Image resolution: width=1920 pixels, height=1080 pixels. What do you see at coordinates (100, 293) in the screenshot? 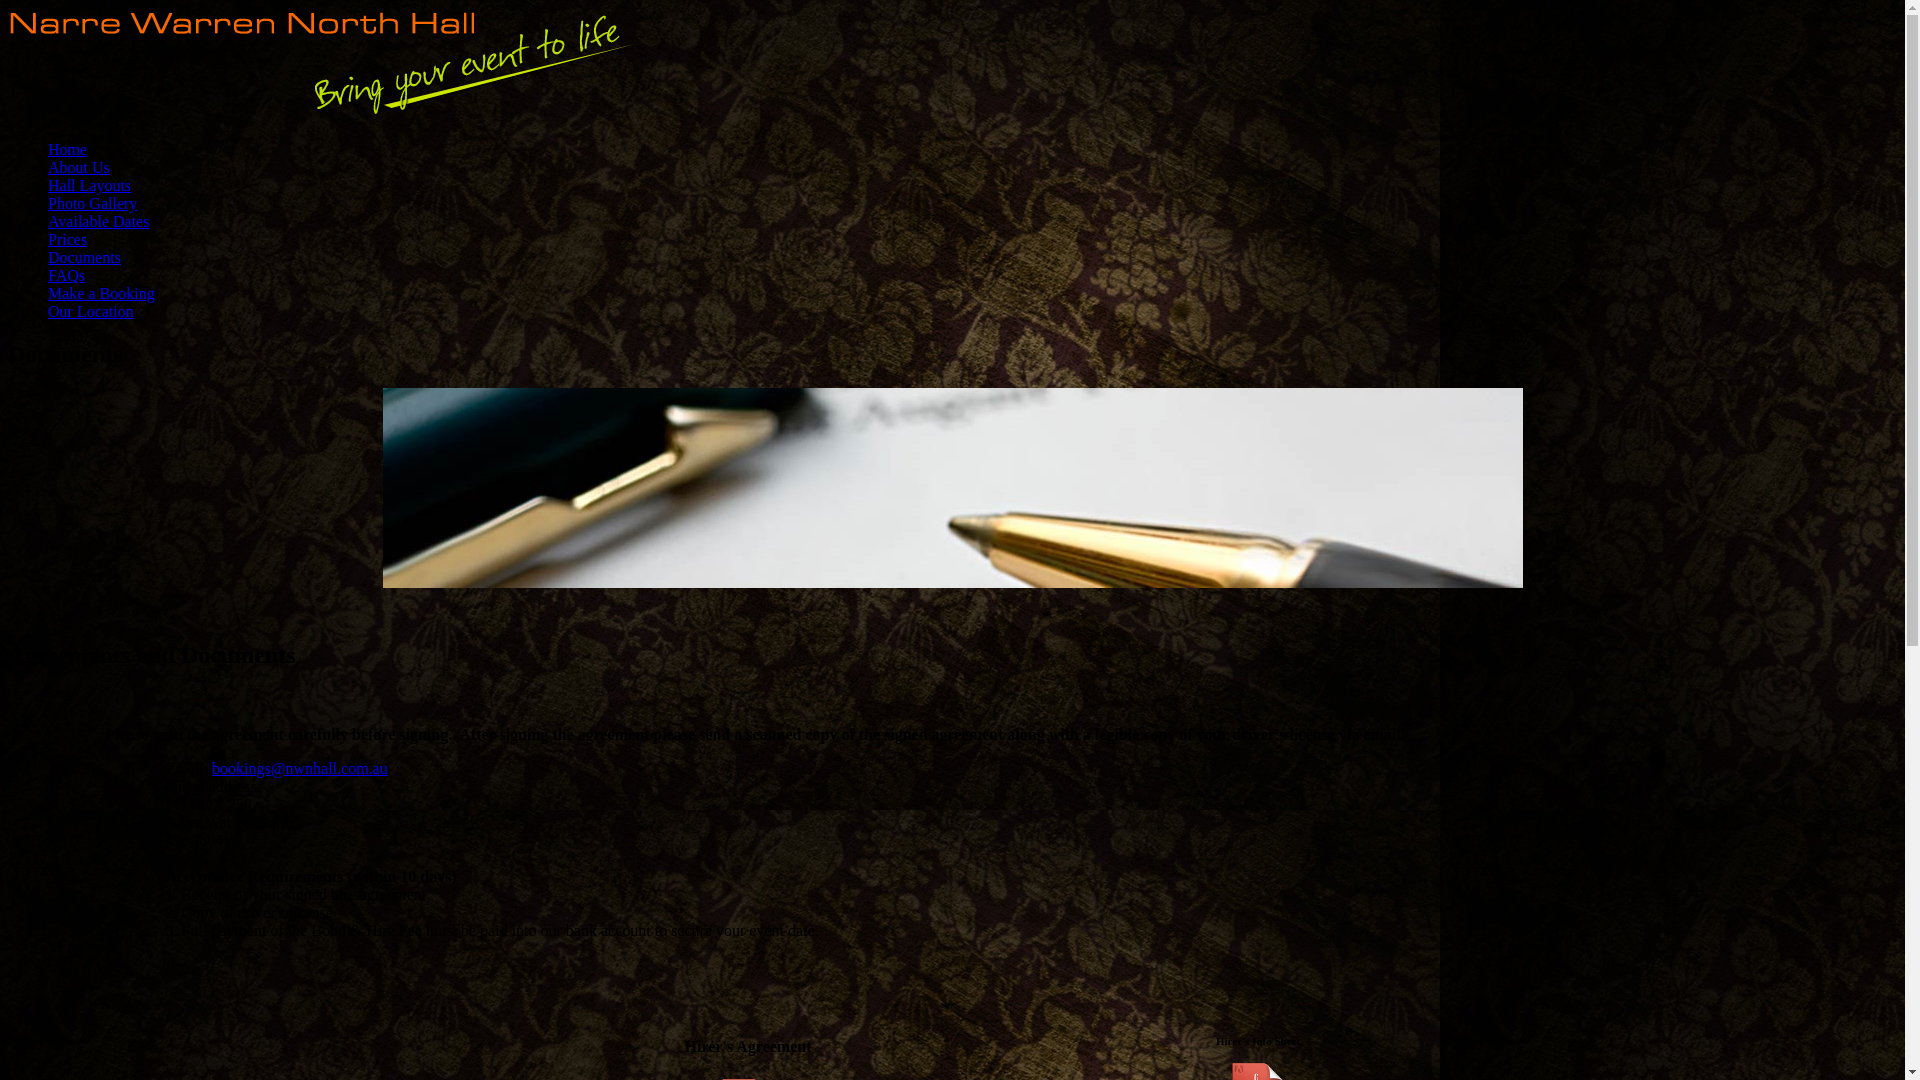
I see `'Make a Booking'` at bounding box center [100, 293].